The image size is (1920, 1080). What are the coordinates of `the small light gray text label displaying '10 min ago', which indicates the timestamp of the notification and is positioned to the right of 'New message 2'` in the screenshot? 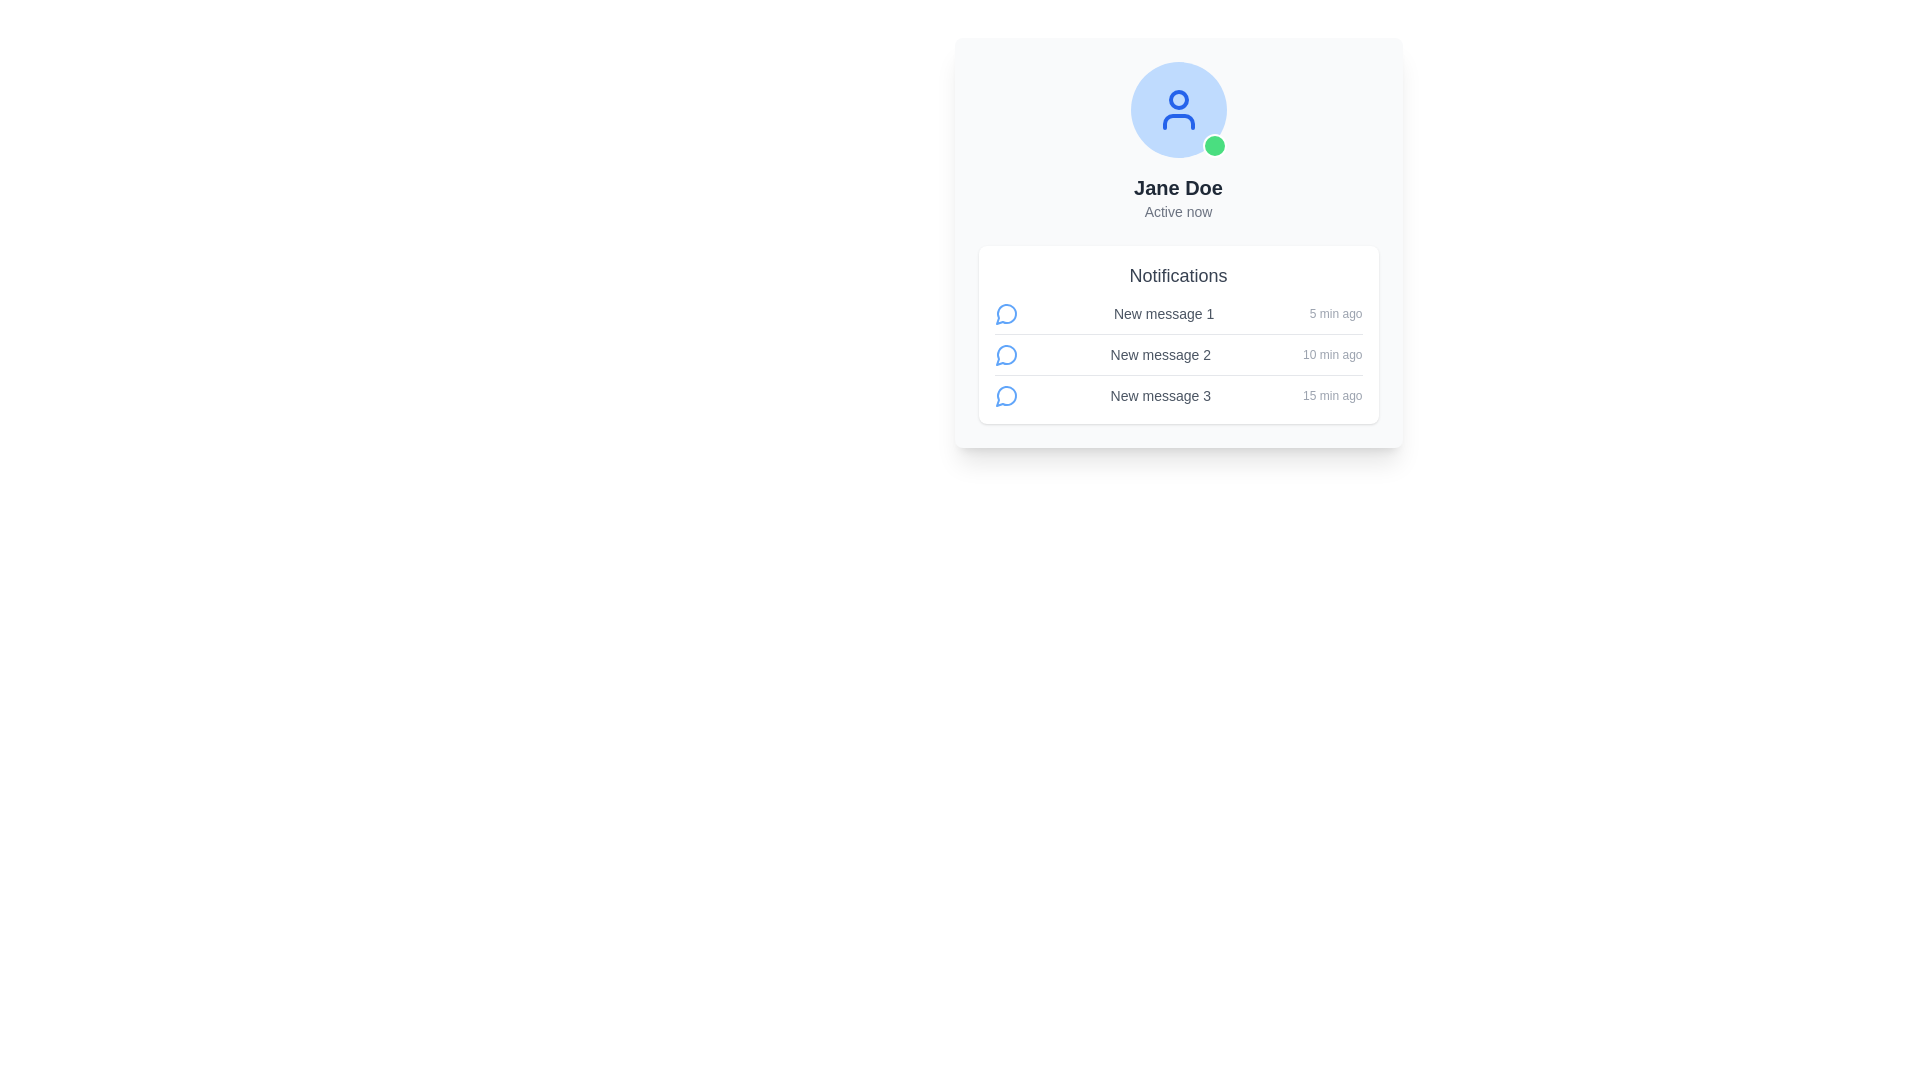 It's located at (1332, 353).